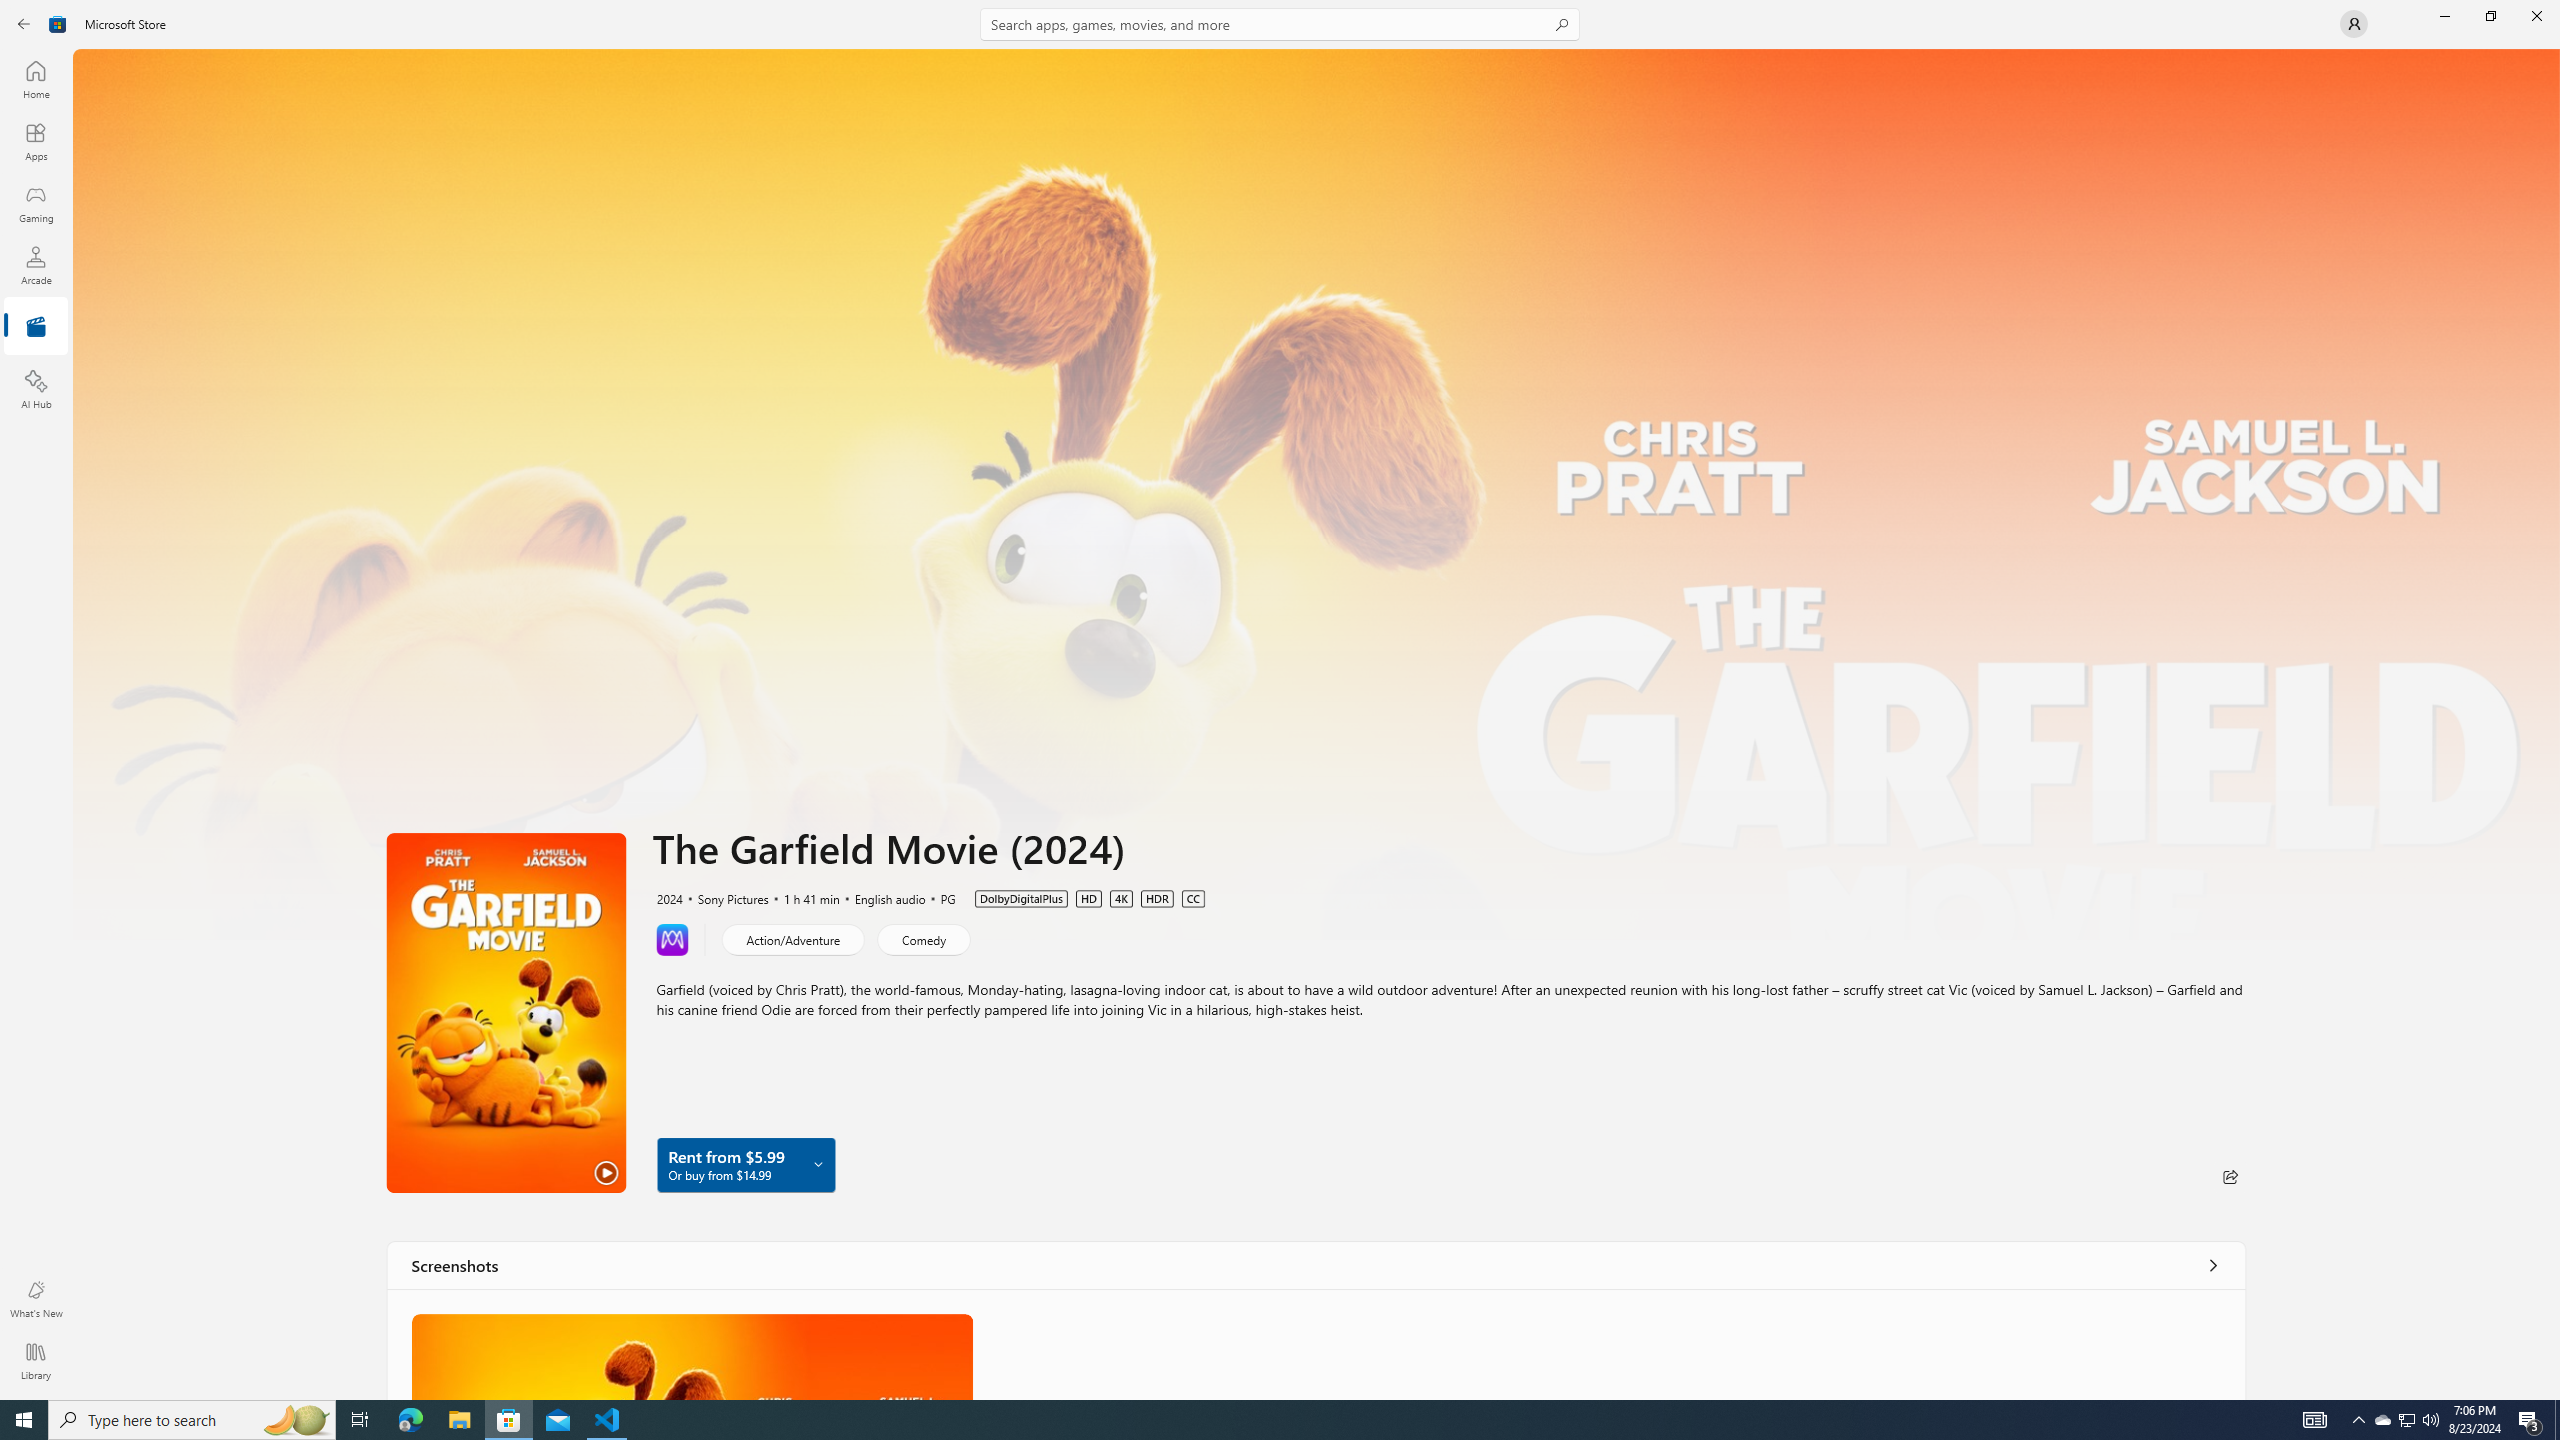  Describe the element at coordinates (723, 897) in the screenshot. I see `'Sony Pictures'` at that location.